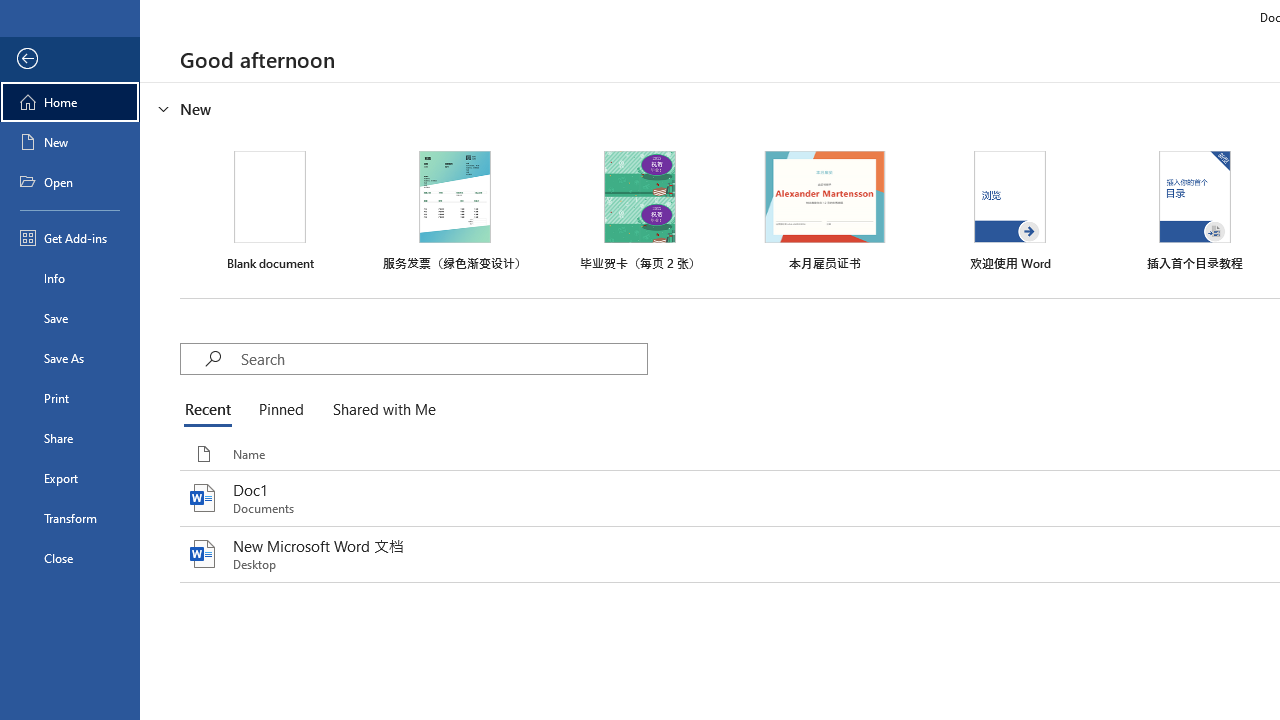 The height and width of the screenshot is (720, 1280). Describe the element at coordinates (164, 109) in the screenshot. I see `'Hide or show region'` at that location.